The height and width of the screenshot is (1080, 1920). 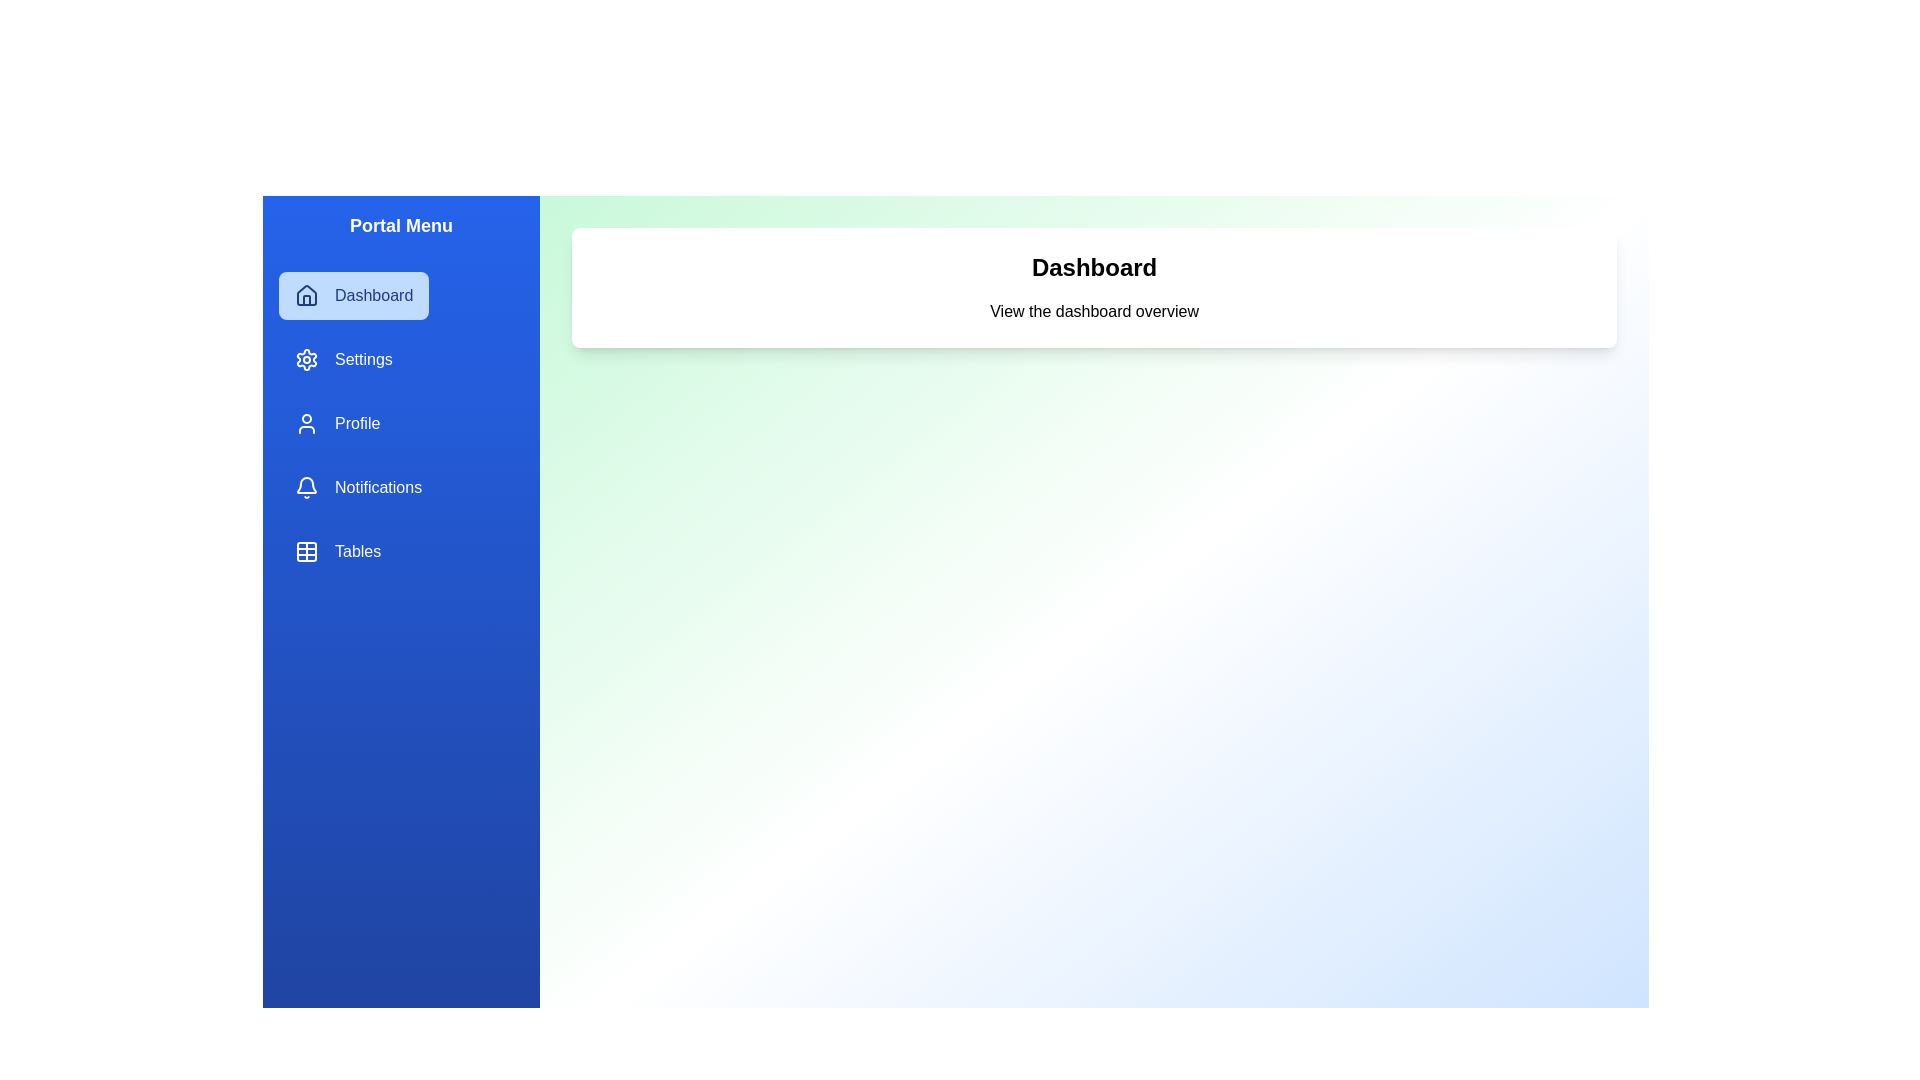 What do you see at coordinates (336, 423) in the screenshot?
I see `the menu option Profile to navigate to the corresponding section` at bounding box center [336, 423].